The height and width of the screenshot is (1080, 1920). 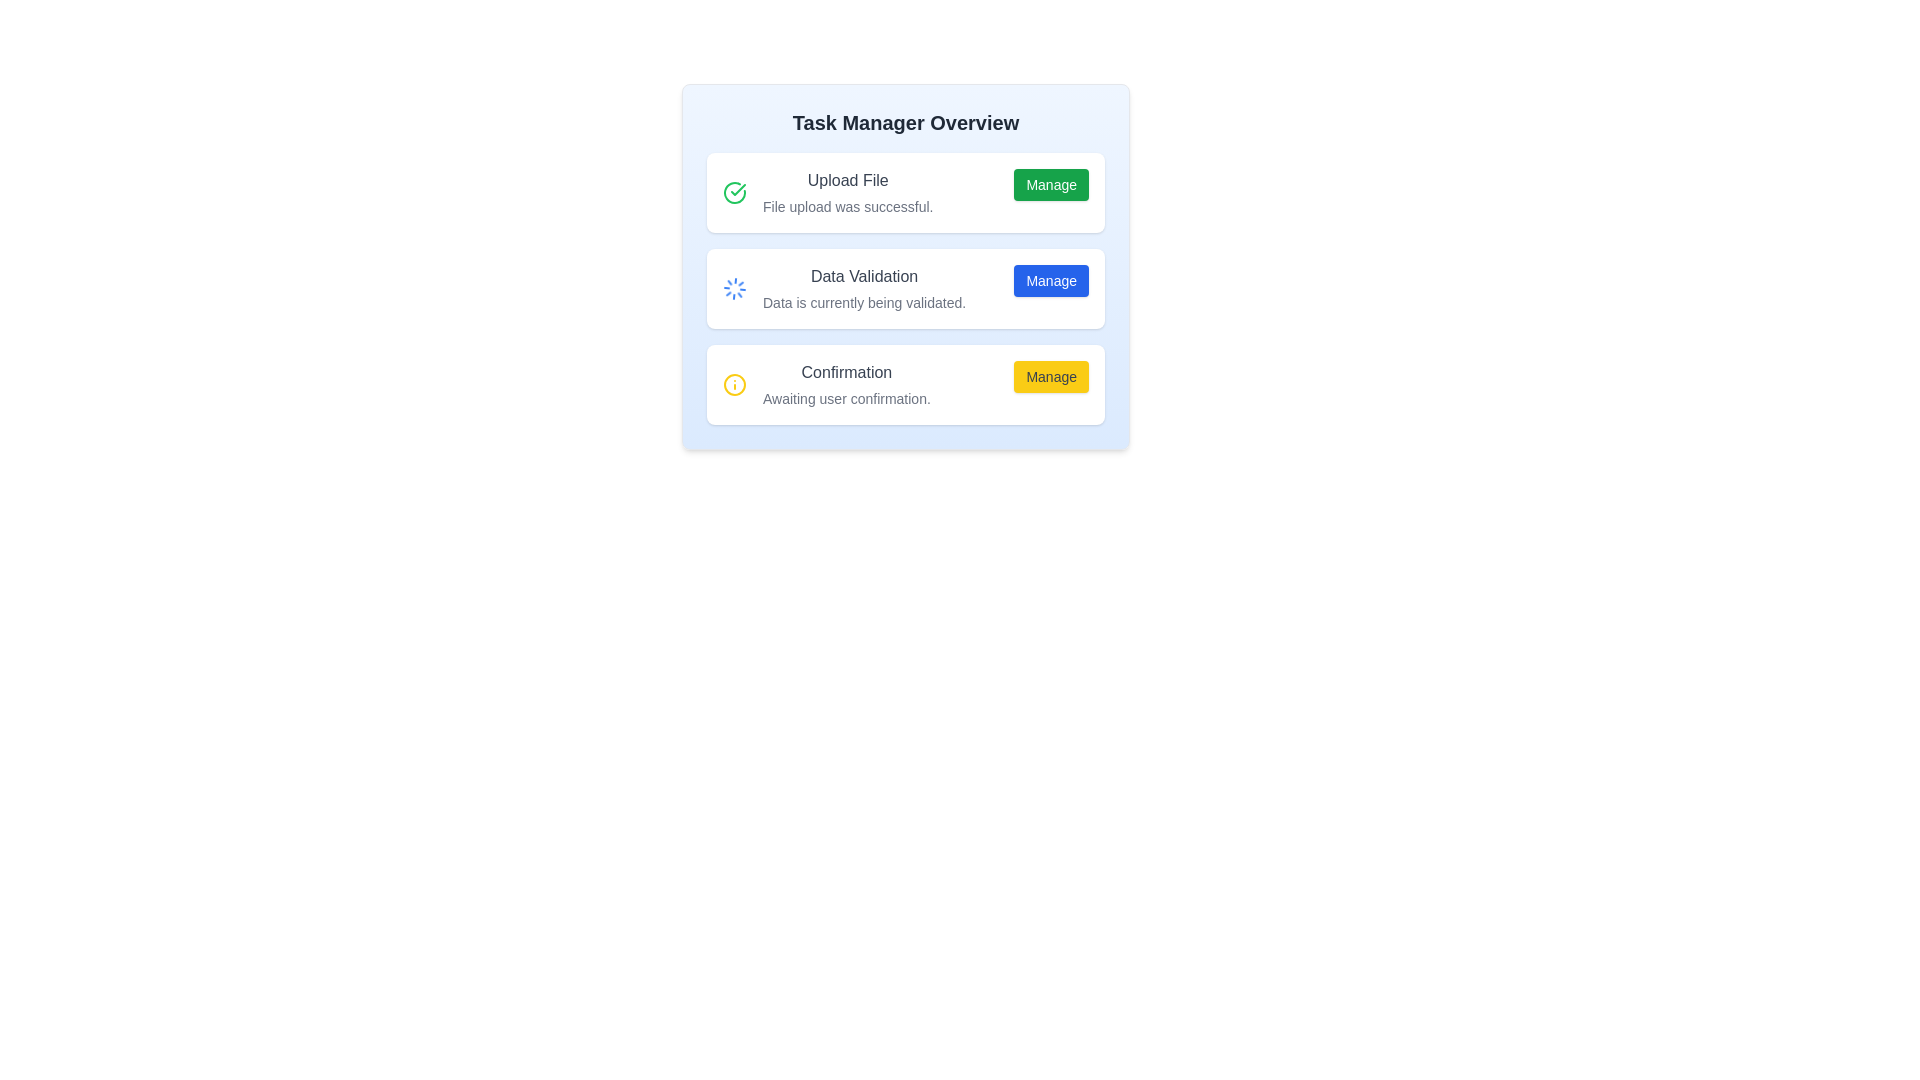 What do you see at coordinates (905, 385) in the screenshot?
I see `the 'Manage' button located within the Information card that has a bold label 'Confirmation' and a smaller text 'Awaiting user confirmation.'` at bounding box center [905, 385].